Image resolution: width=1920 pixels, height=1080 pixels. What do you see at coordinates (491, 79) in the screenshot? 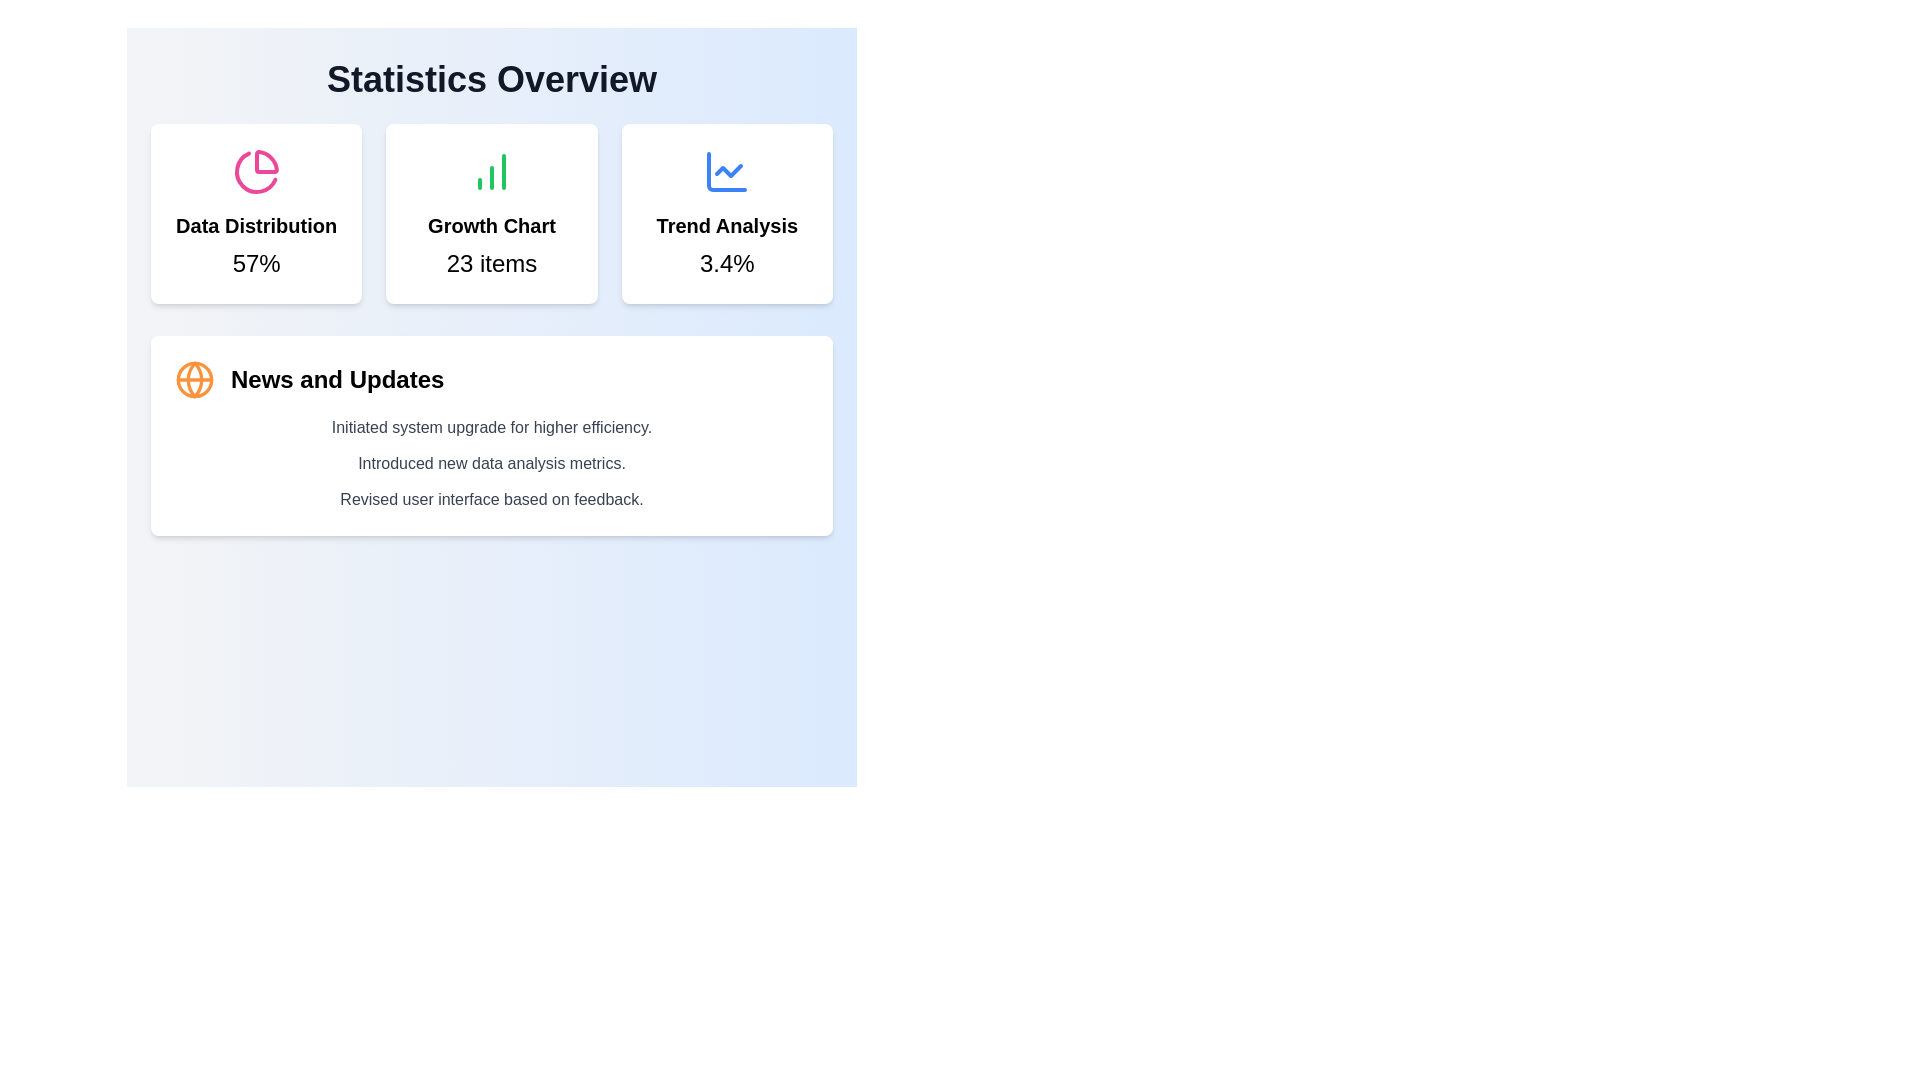
I see `the Static text label 'Statistics Overview', which is a bold heading displayed at the top of the interface and centered horizontally` at bounding box center [491, 79].